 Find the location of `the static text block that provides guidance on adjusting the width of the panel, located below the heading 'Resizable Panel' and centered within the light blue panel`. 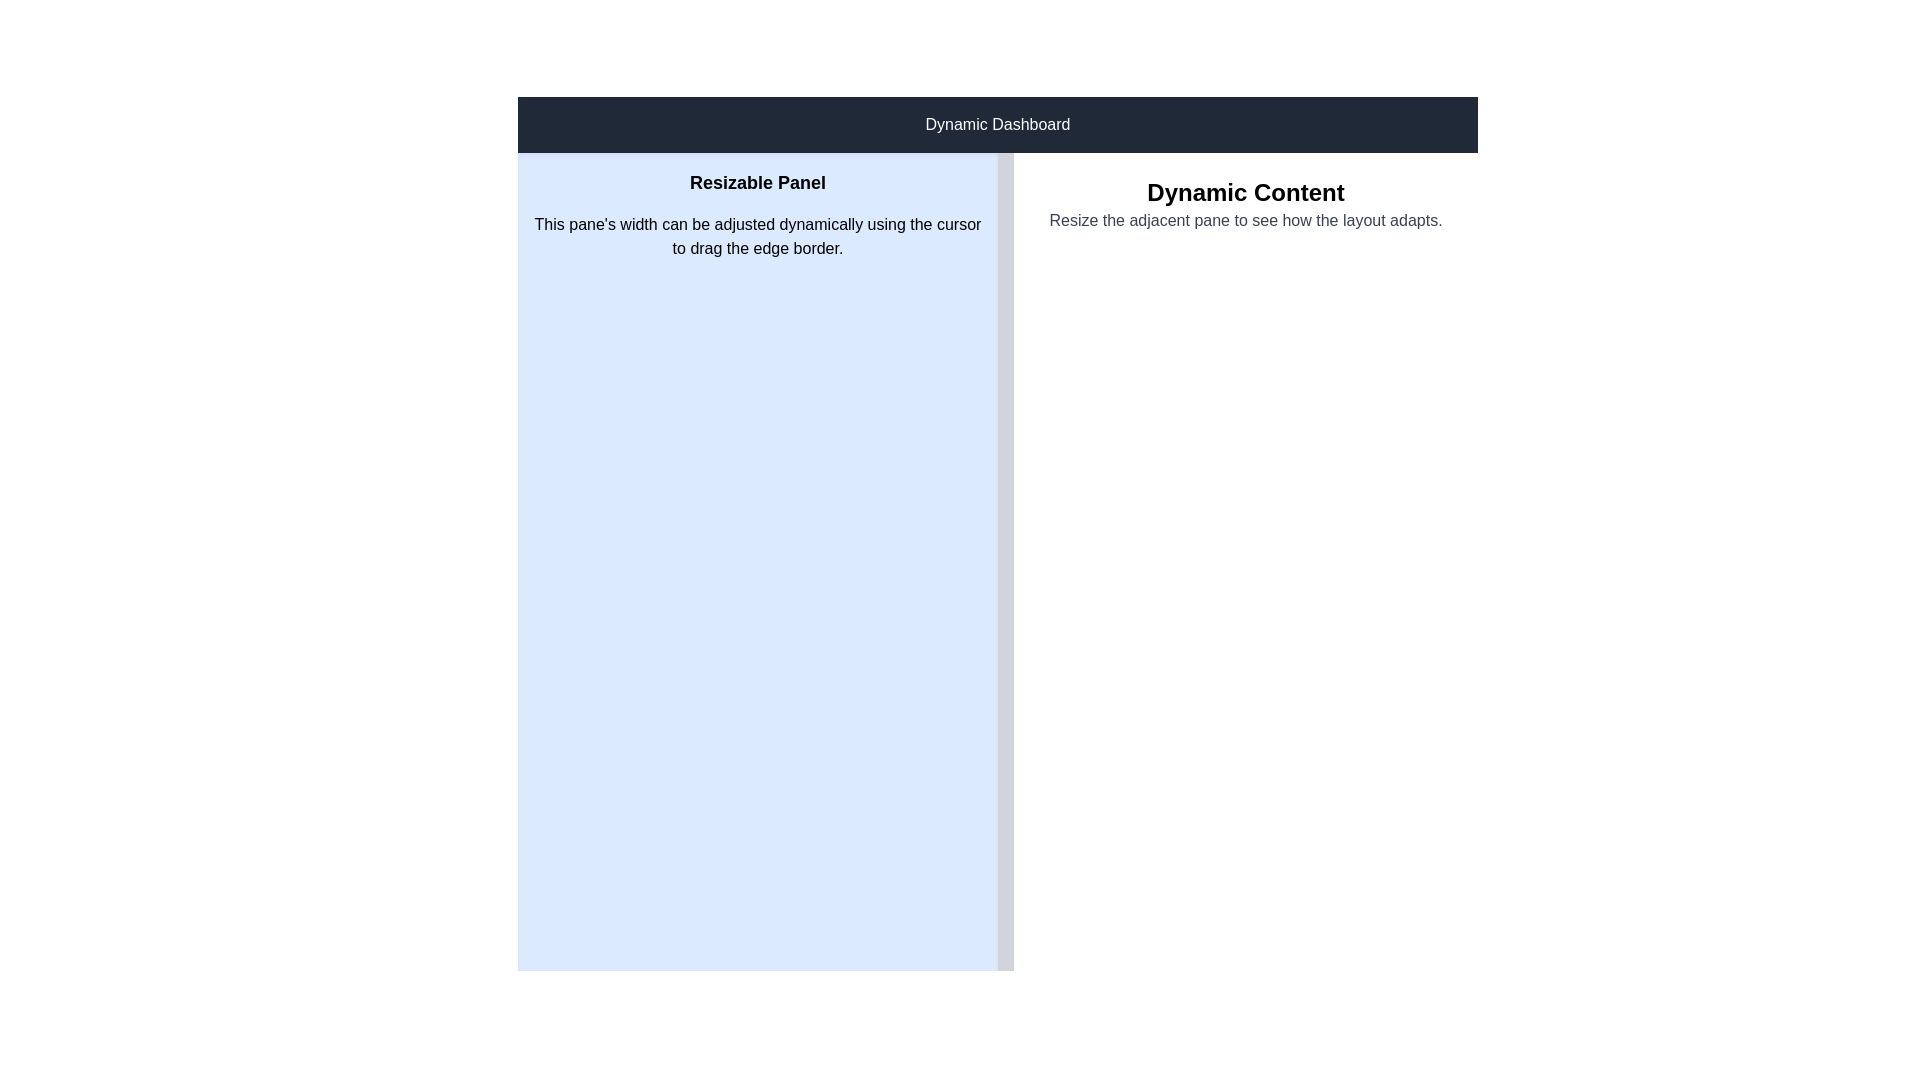

the static text block that provides guidance on adjusting the width of the panel, located below the heading 'Resizable Panel' and centered within the light blue panel is located at coordinates (757, 235).